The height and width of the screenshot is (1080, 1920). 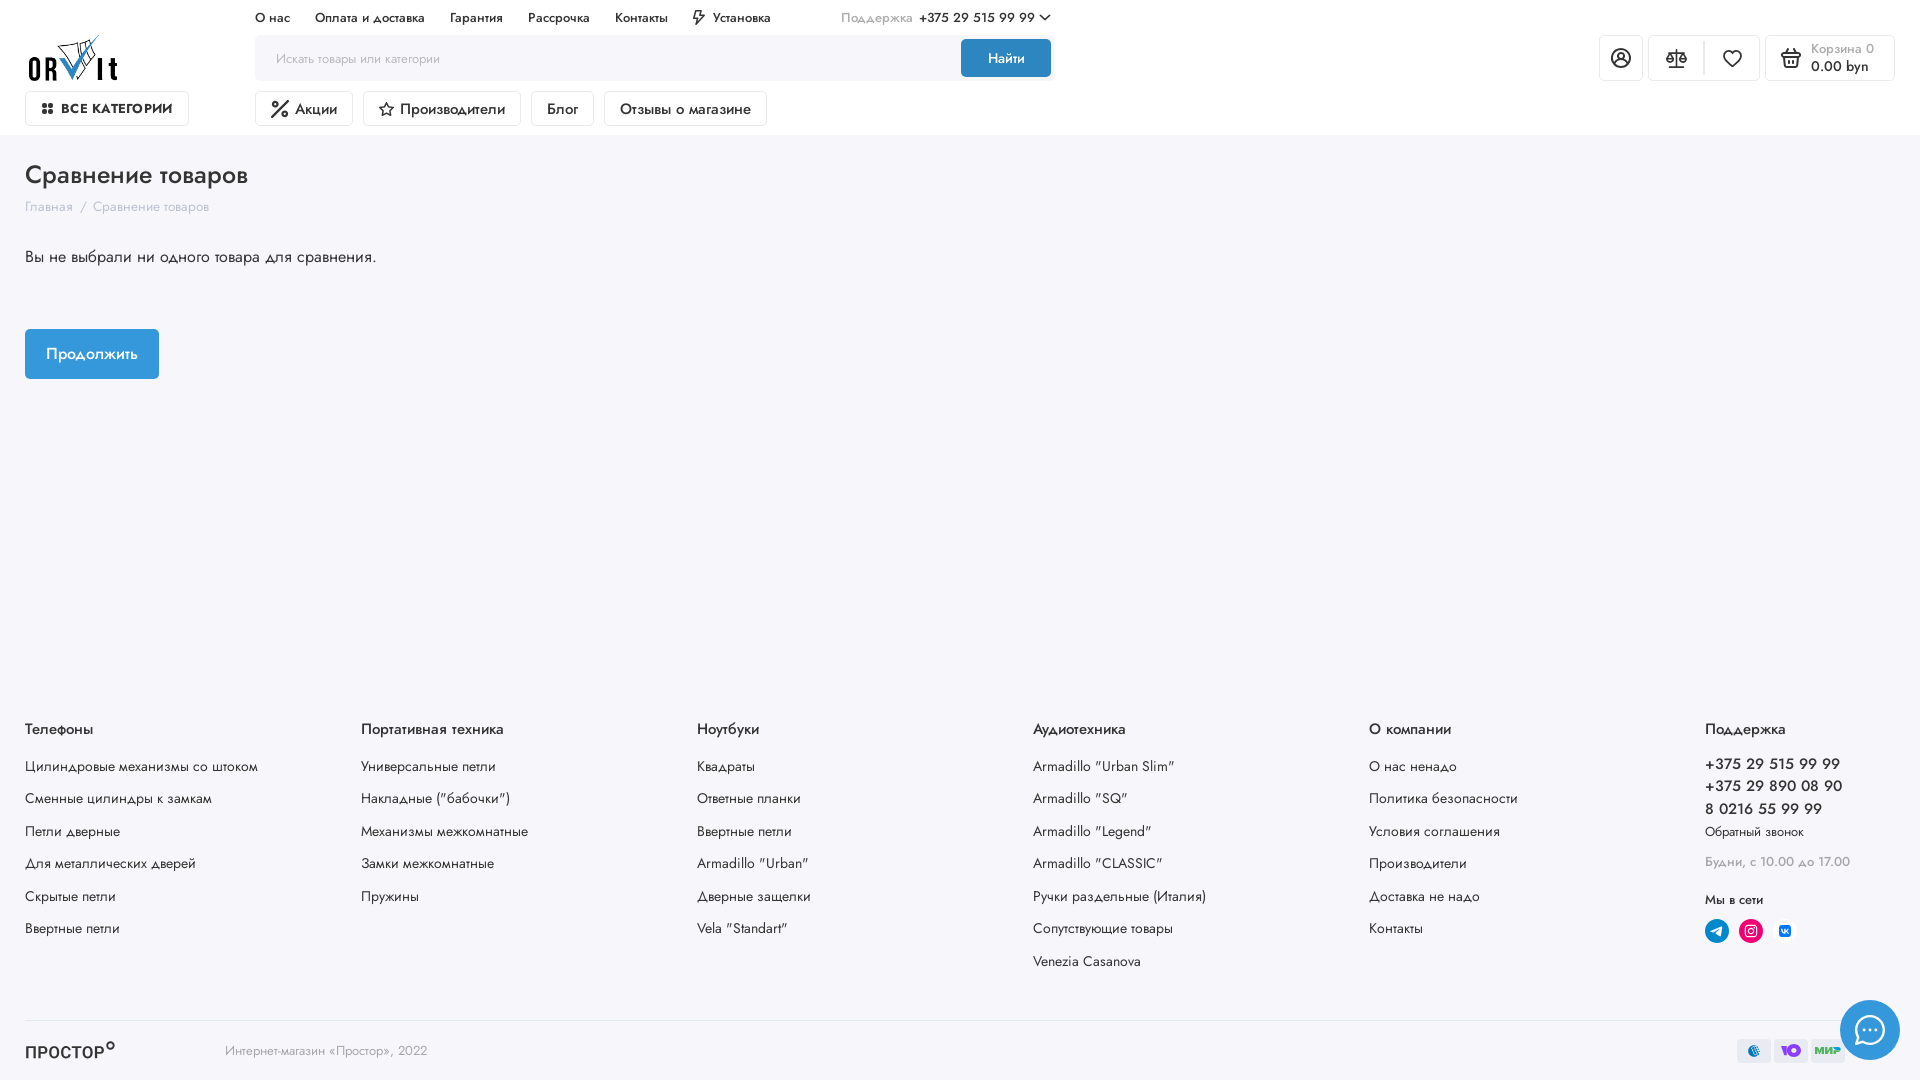 I want to click on 'Vk', so click(x=1785, y=930).